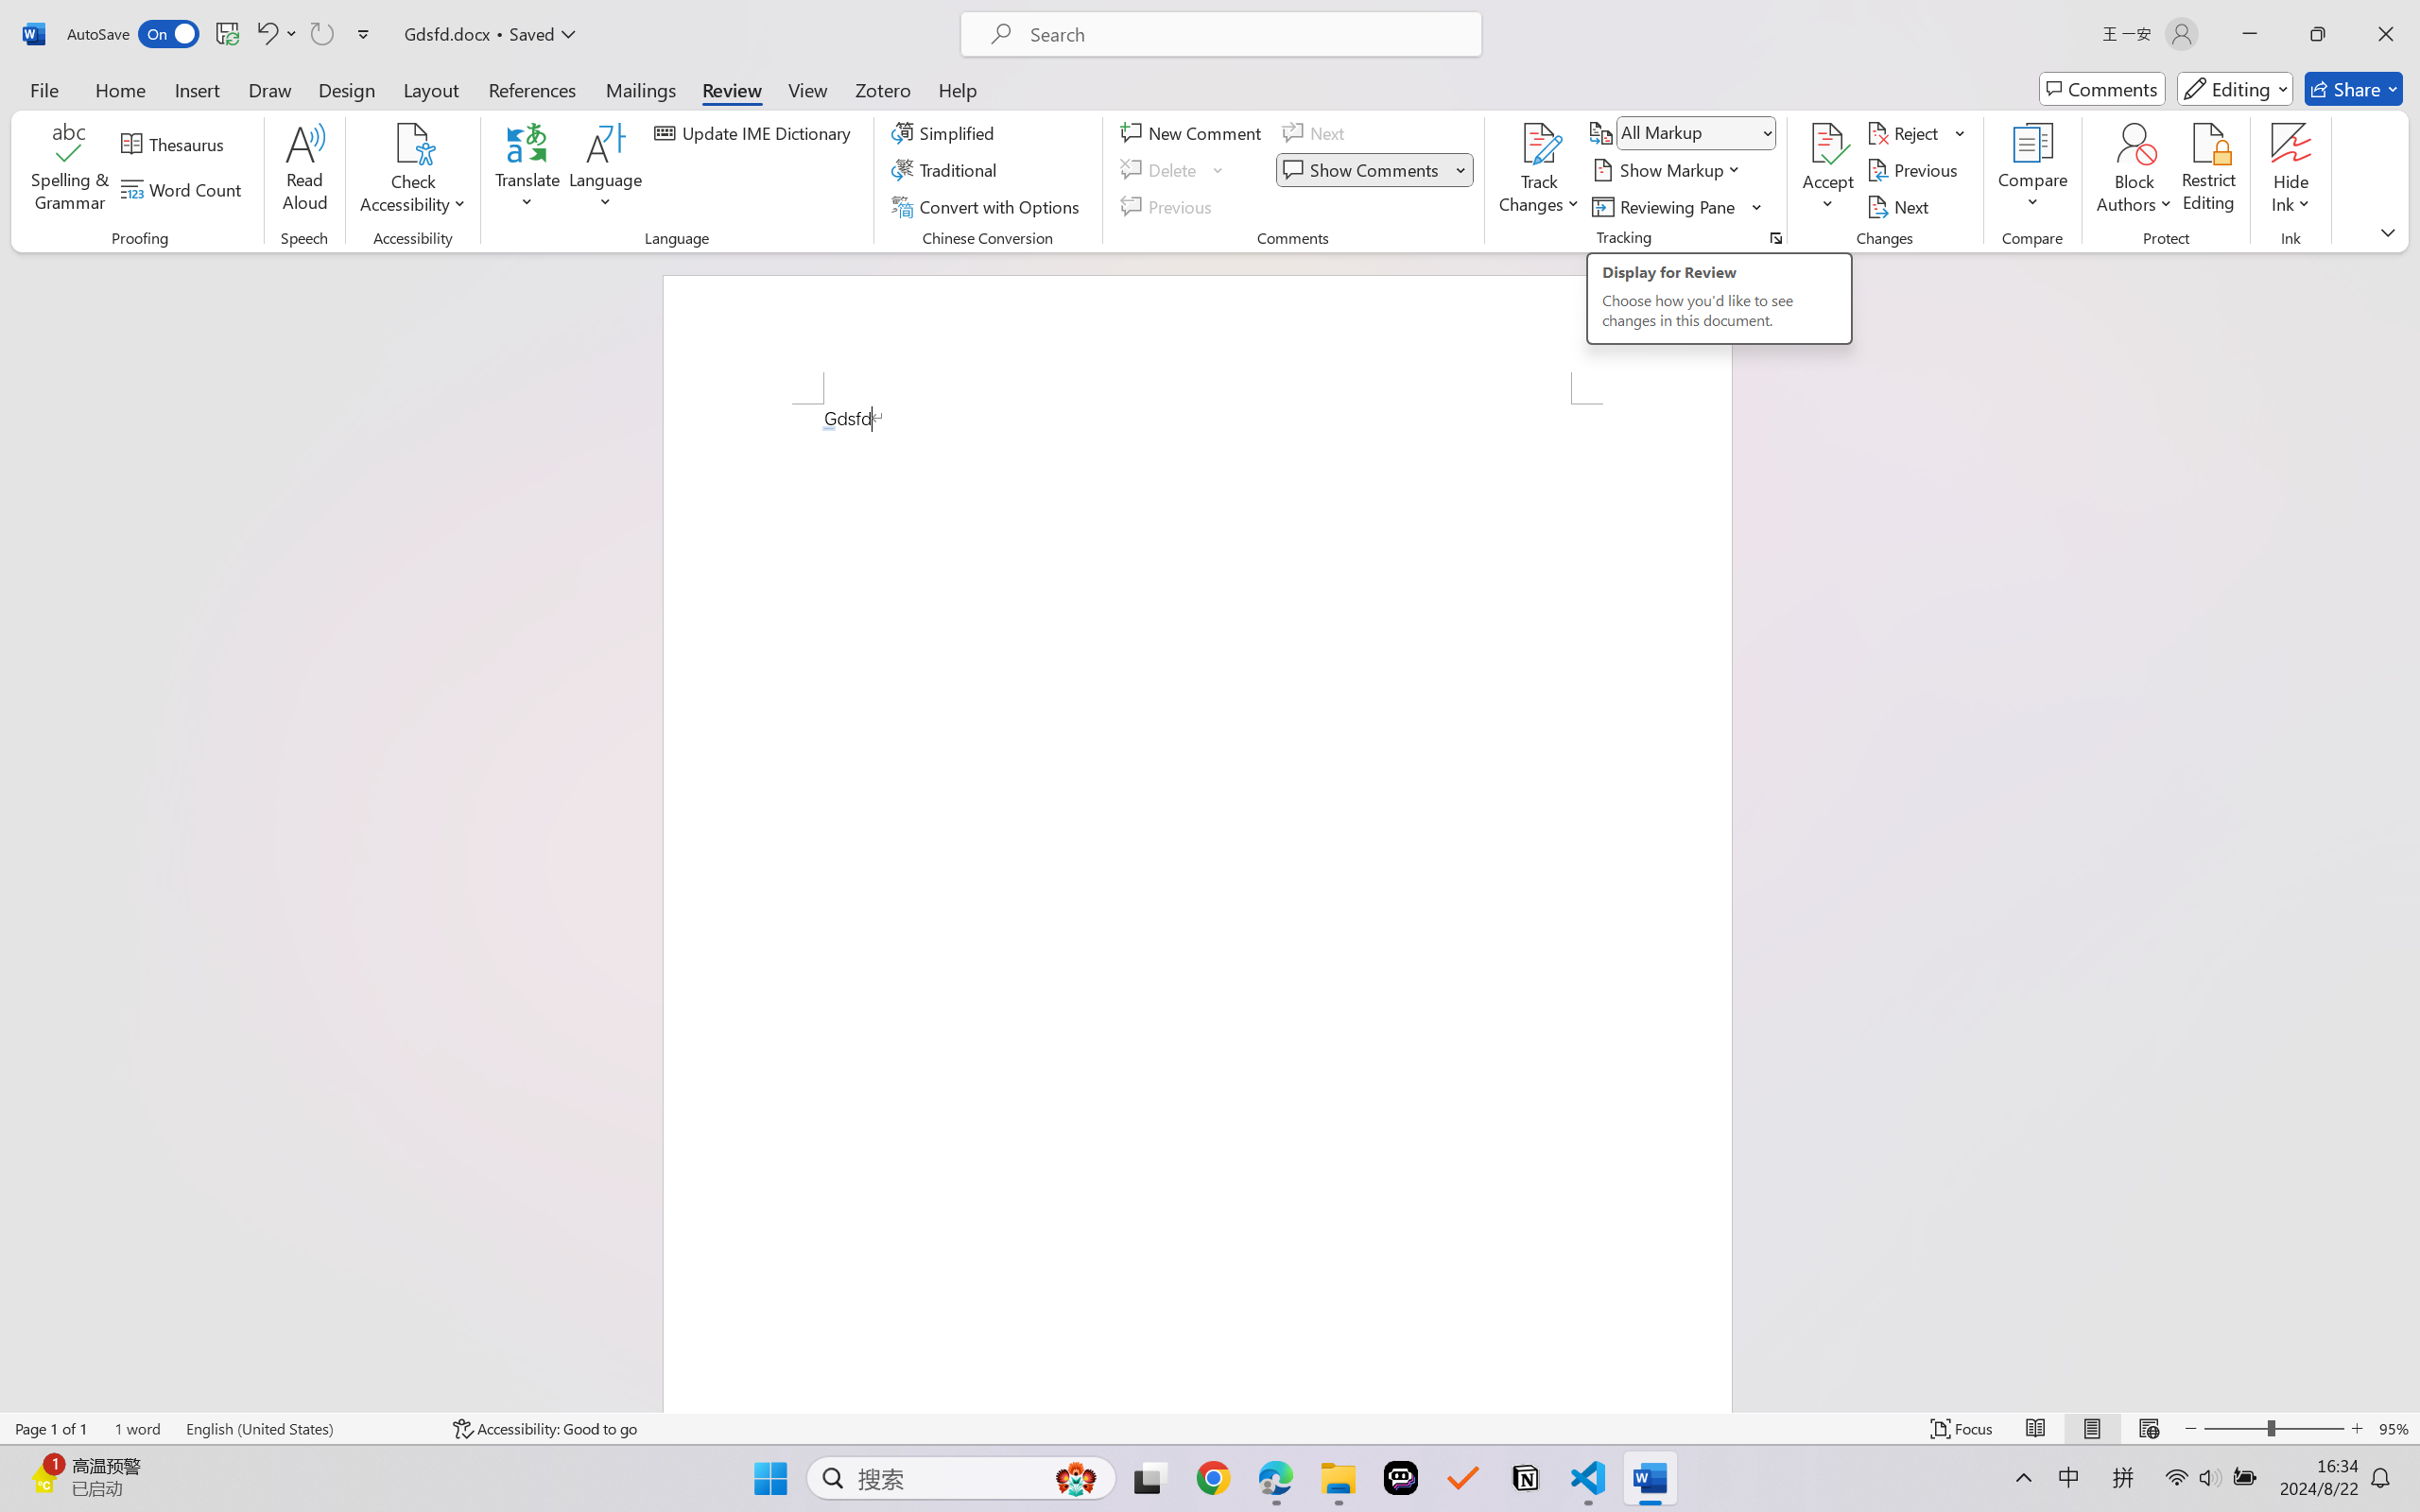 The width and height of the screenshot is (2420, 1512). I want to click on 'Hide Ink', so click(2291, 143).